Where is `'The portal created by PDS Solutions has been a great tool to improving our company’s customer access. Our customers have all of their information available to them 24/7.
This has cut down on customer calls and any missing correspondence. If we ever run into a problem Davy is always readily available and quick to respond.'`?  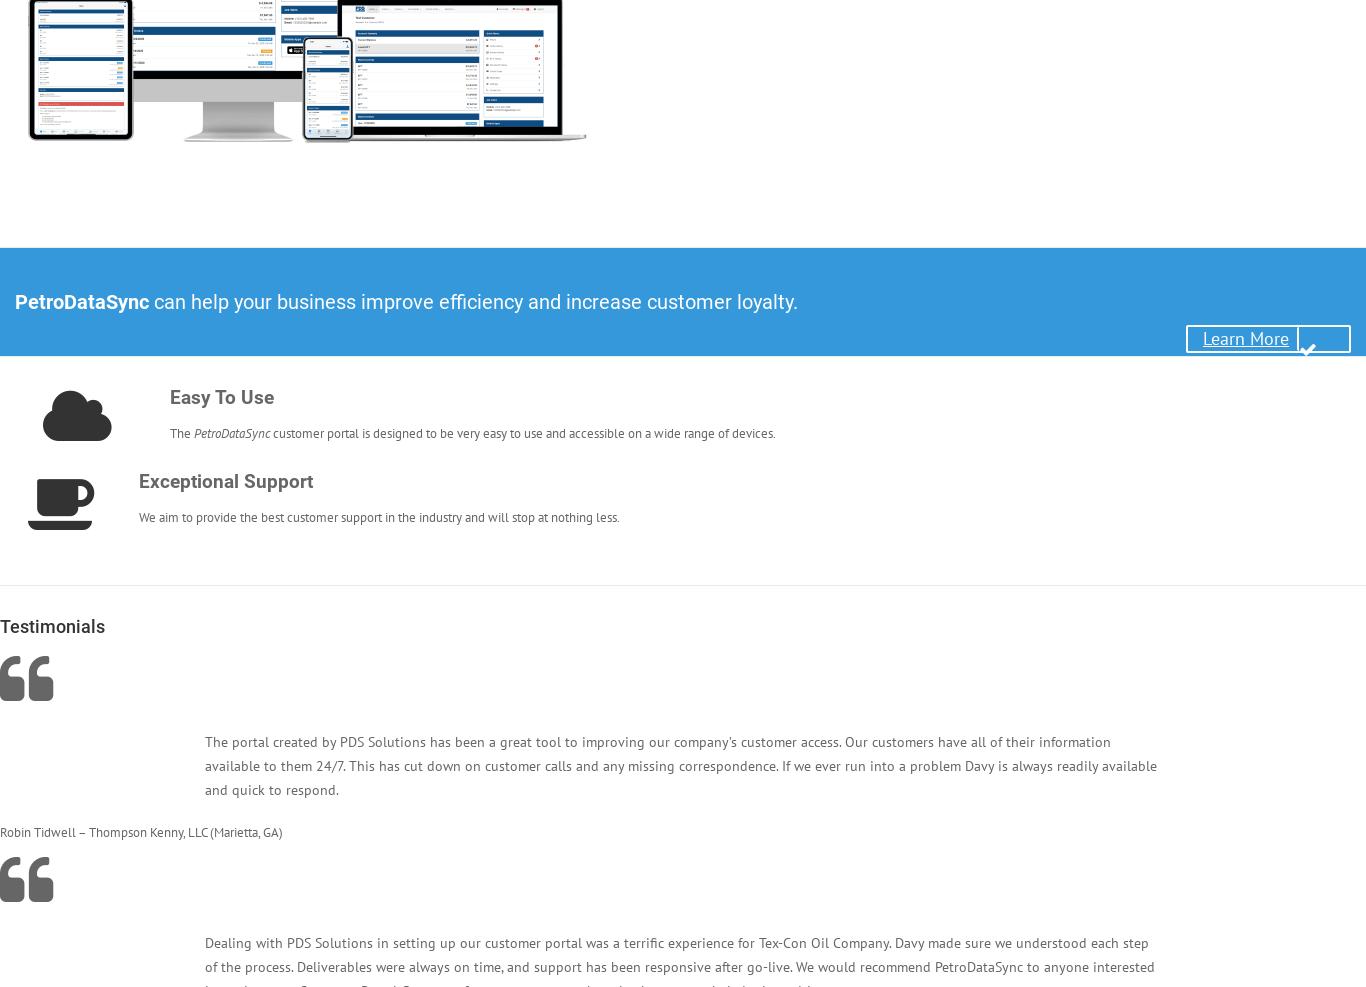 'The portal created by PDS Solutions has been a great tool to improving our company’s customer access. Our customers have all of their information available to them 24/7.
This has cut down on customer calls and any missing correspondence. If we ever run into a problem Davy is always readily available and quick to respond.' is located at coordinates (678, 764).